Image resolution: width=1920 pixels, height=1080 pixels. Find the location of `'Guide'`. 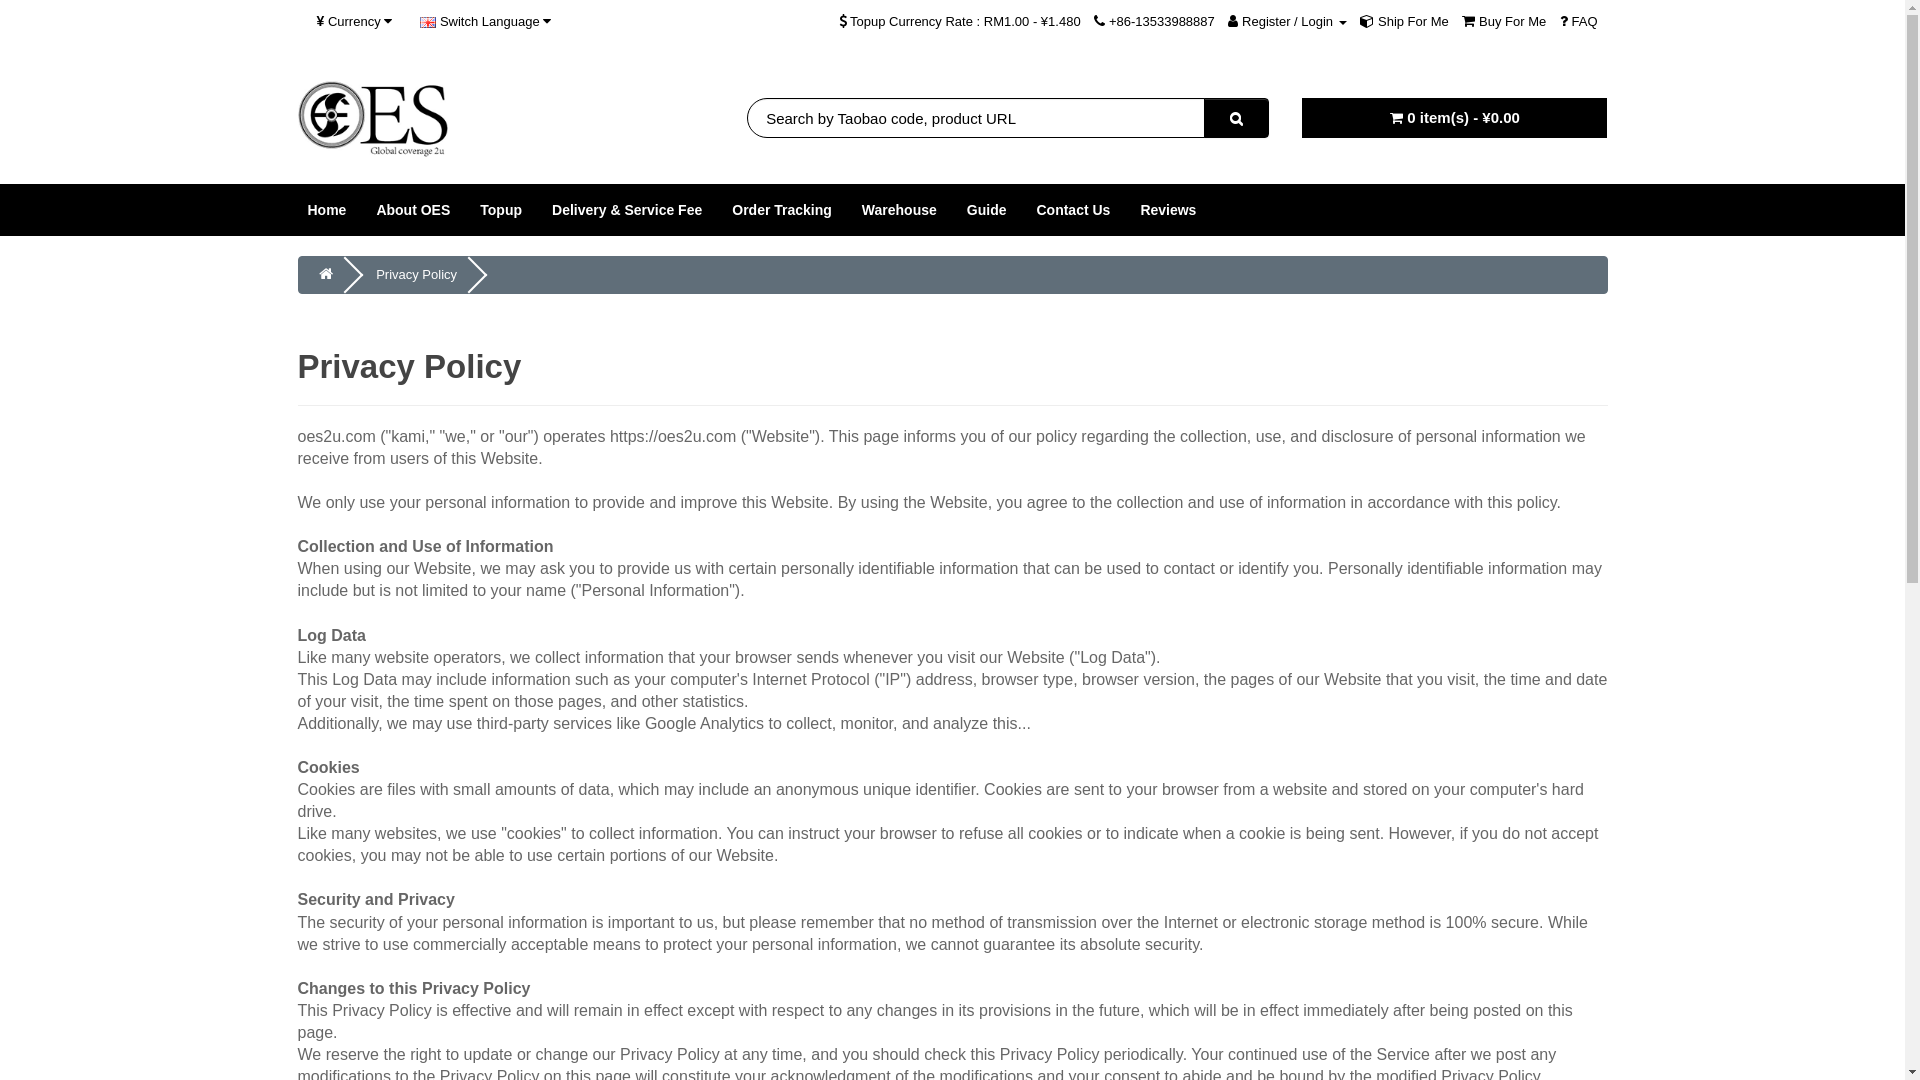

'Guide' is located at coordinates (987, 209).